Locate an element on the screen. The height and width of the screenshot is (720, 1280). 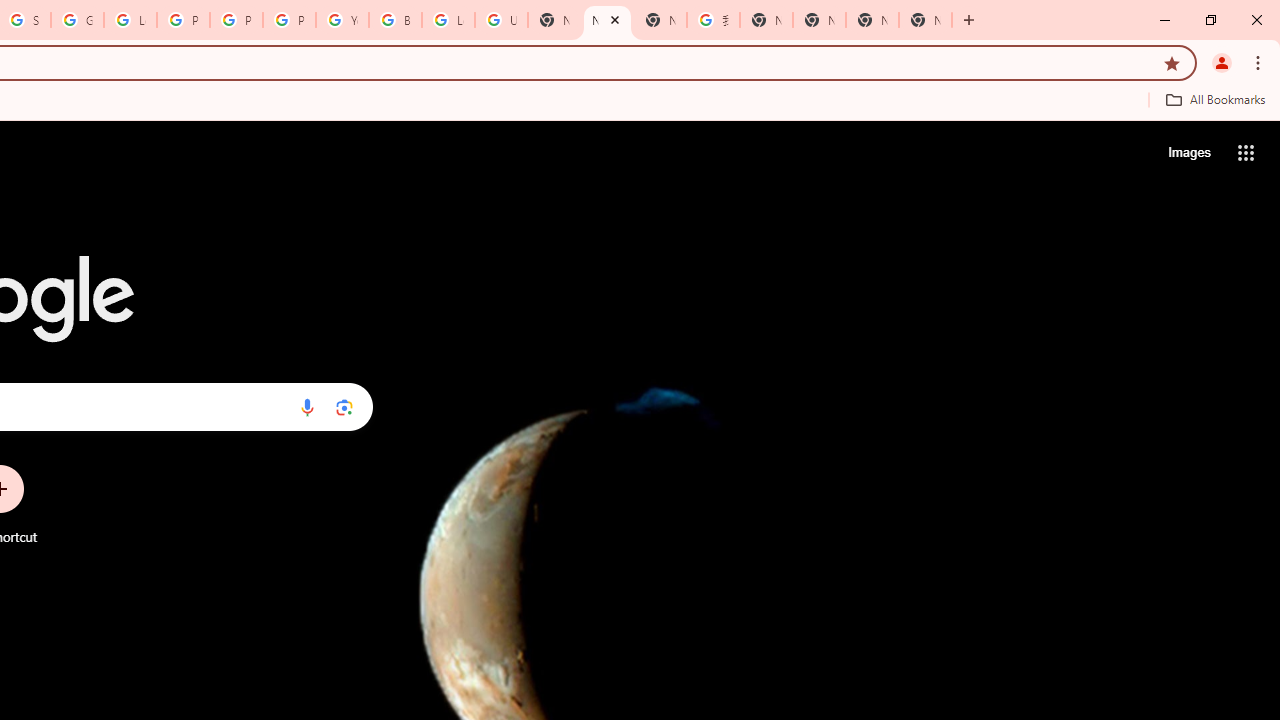
'Privacy Help Center - Policies Help' is located at coordinates (183, 20).